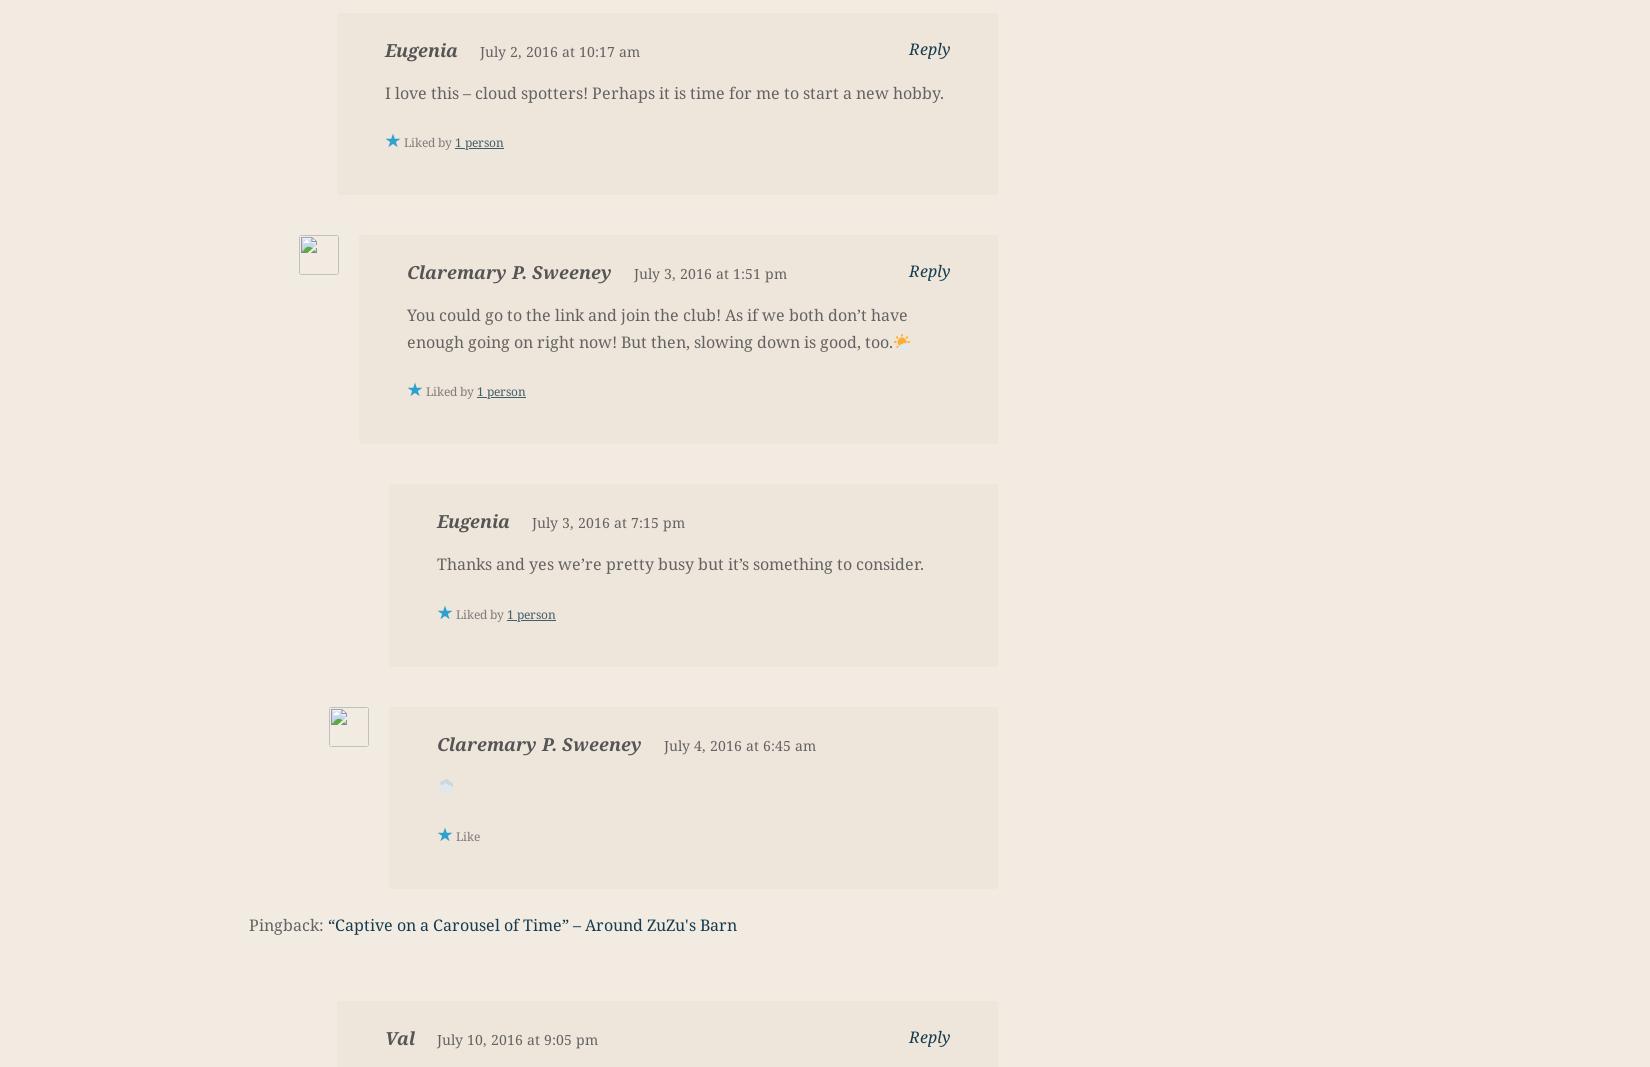 The image size is (1650, 1067). I want to click on 'Like', so click(455, 834).